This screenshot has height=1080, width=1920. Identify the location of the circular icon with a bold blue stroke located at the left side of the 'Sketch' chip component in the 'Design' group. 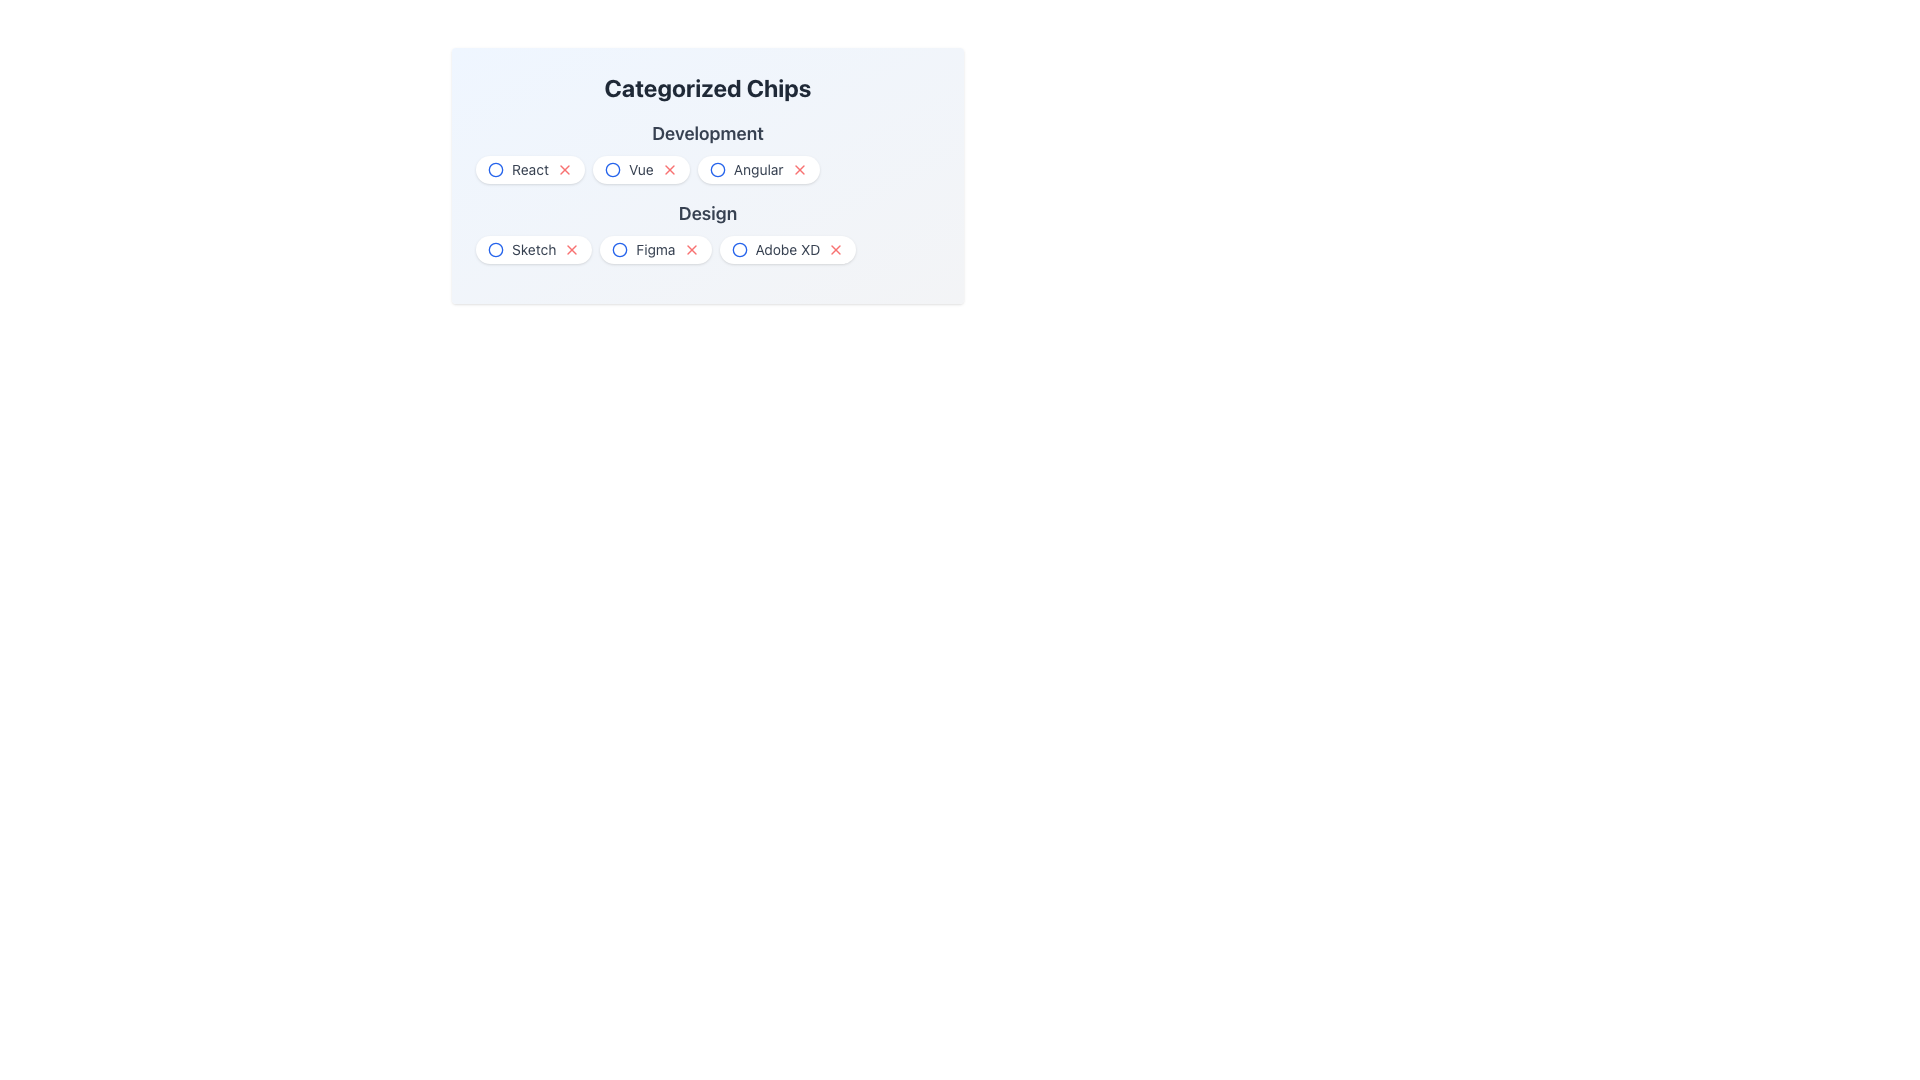
(495, 249).